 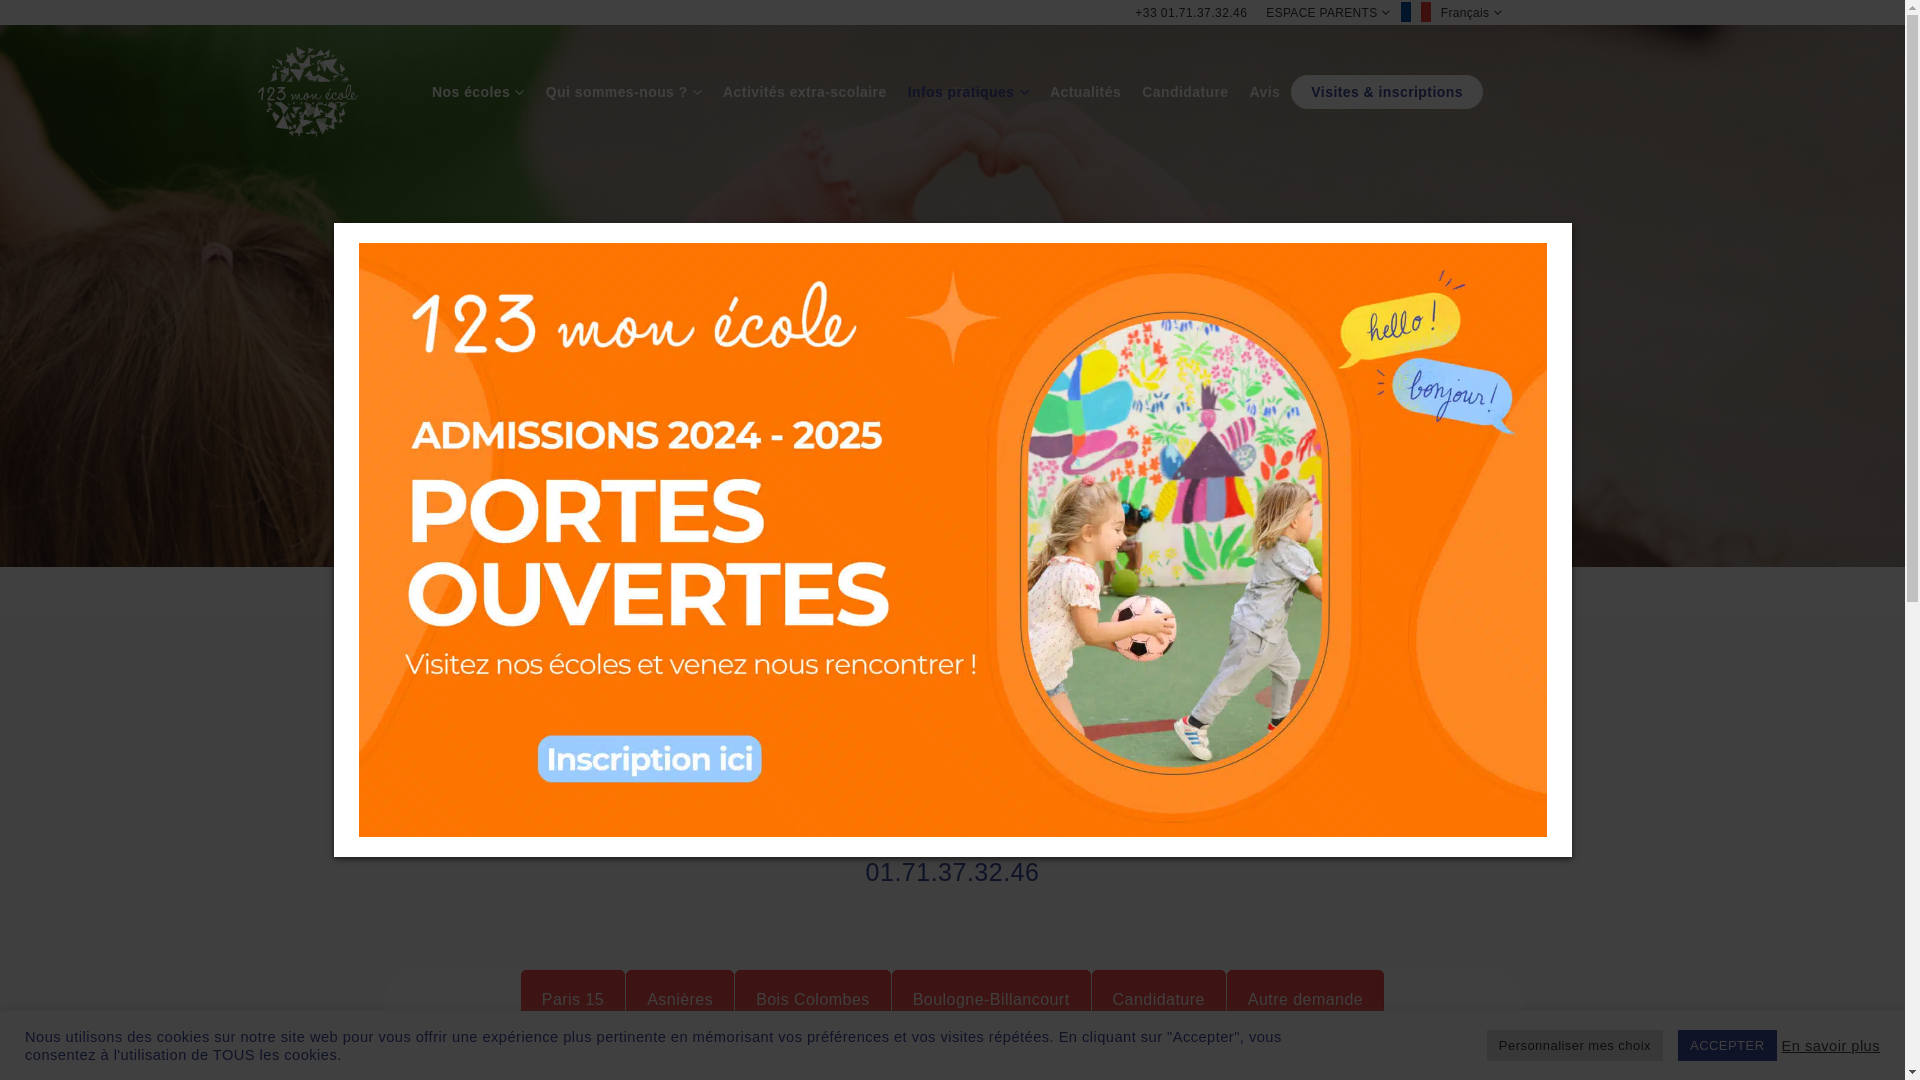 I want to click on 'Infos pratiques', so click(x=968, y=92).